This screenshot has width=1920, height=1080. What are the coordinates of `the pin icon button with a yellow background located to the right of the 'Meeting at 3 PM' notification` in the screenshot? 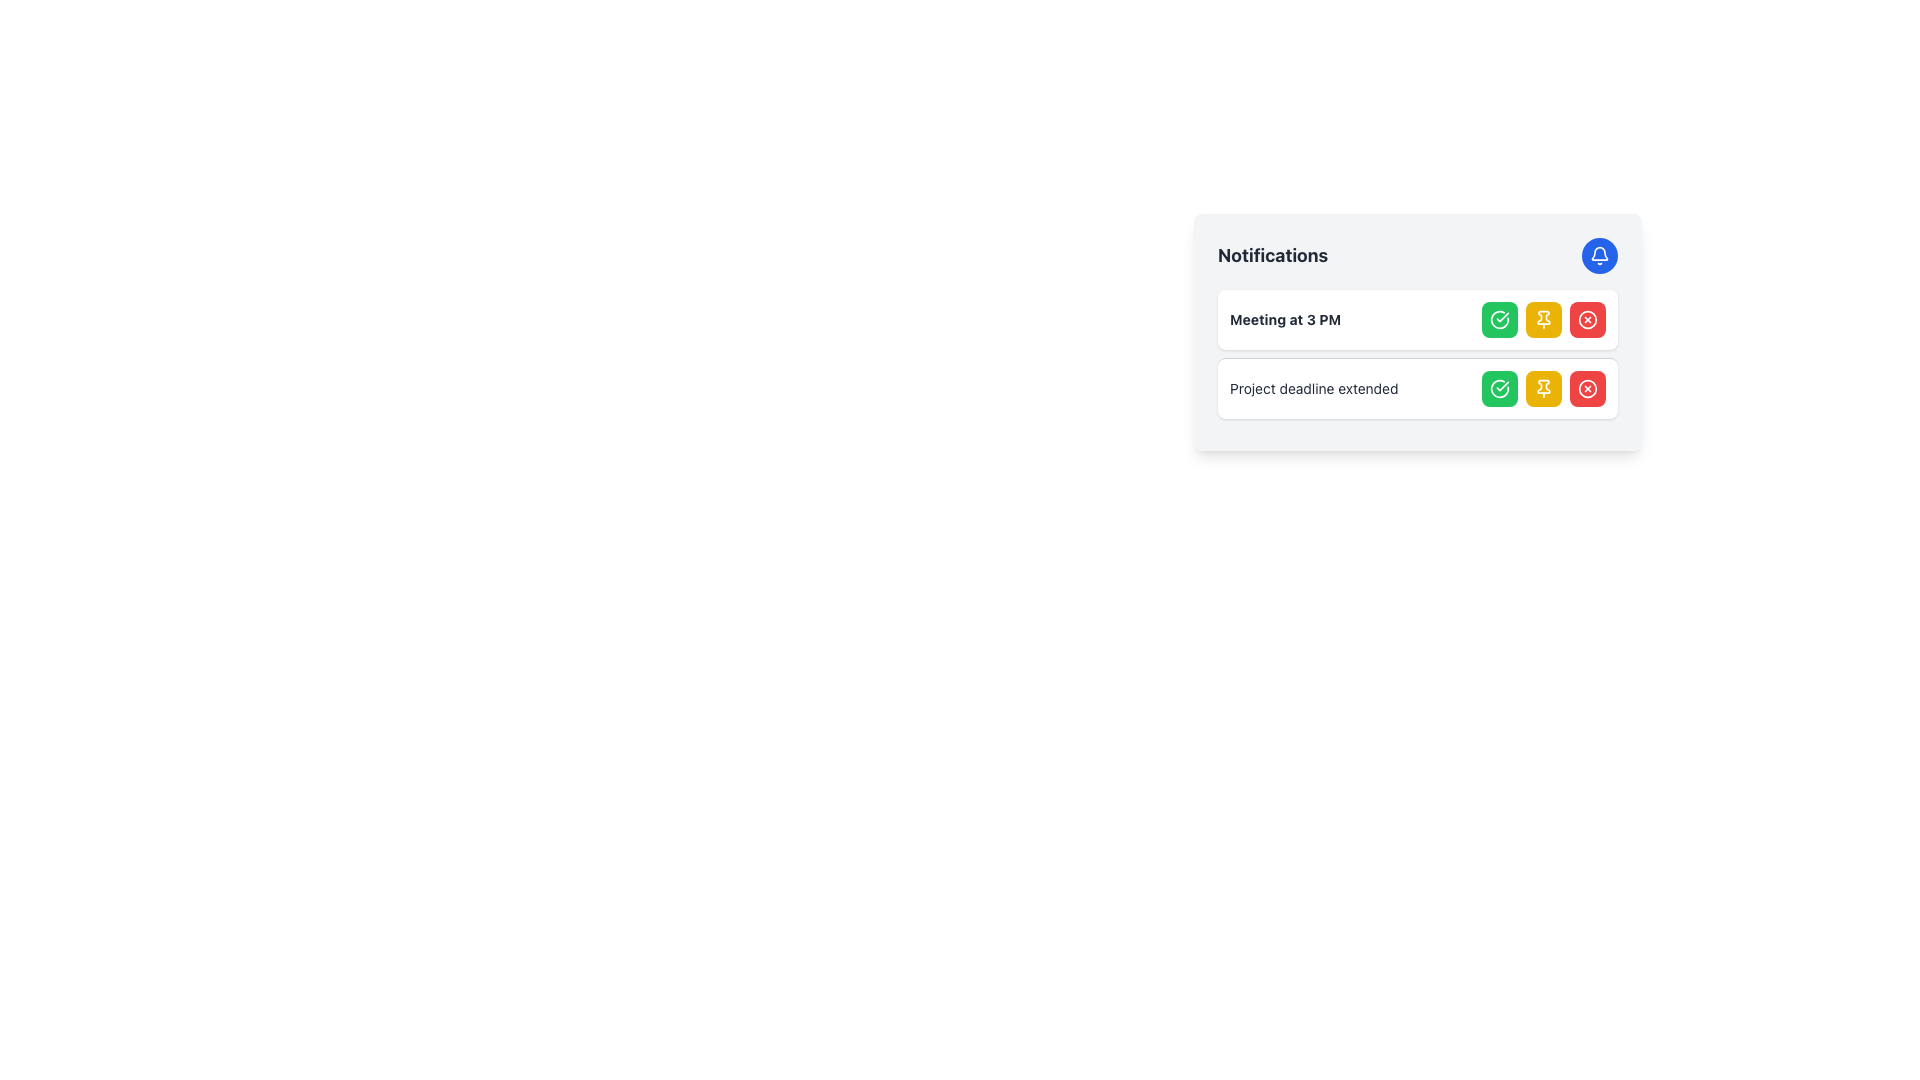 It's located at (1543, 389).